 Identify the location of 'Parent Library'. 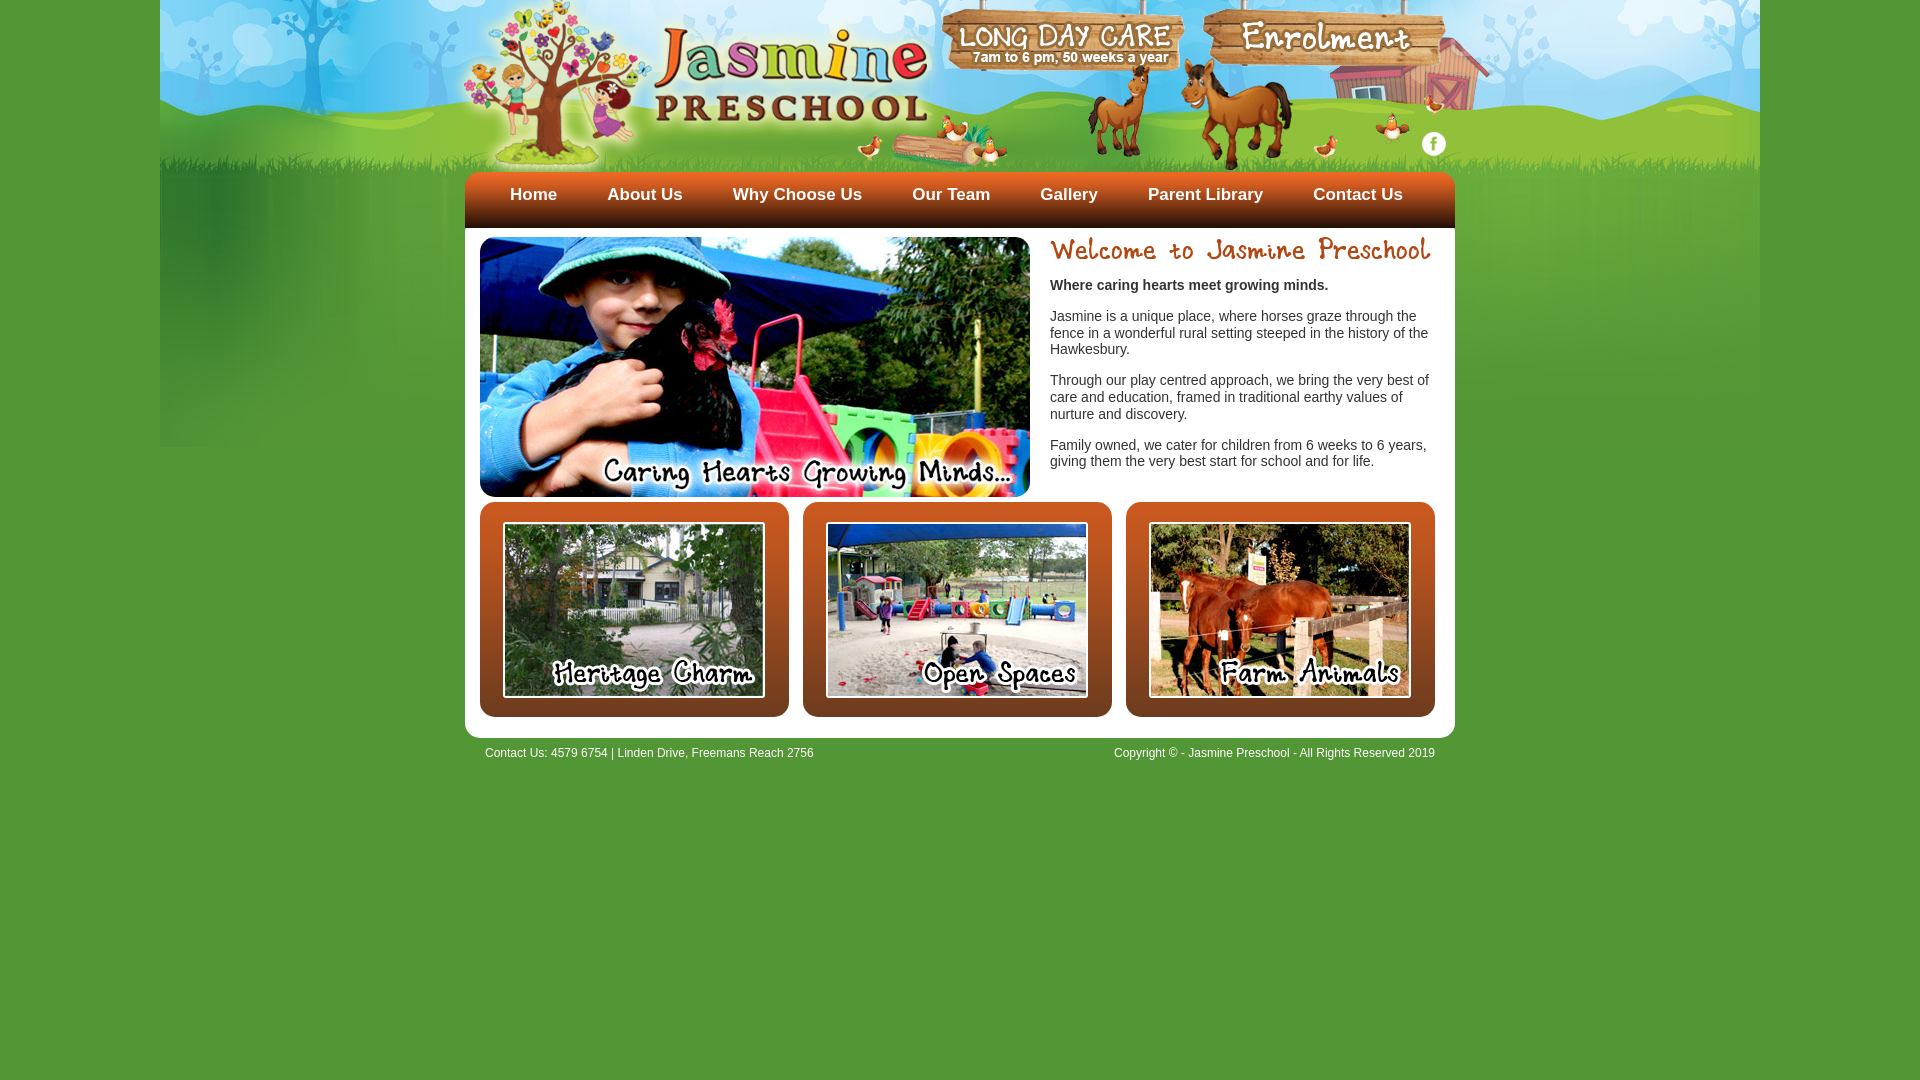
(1123, 194).